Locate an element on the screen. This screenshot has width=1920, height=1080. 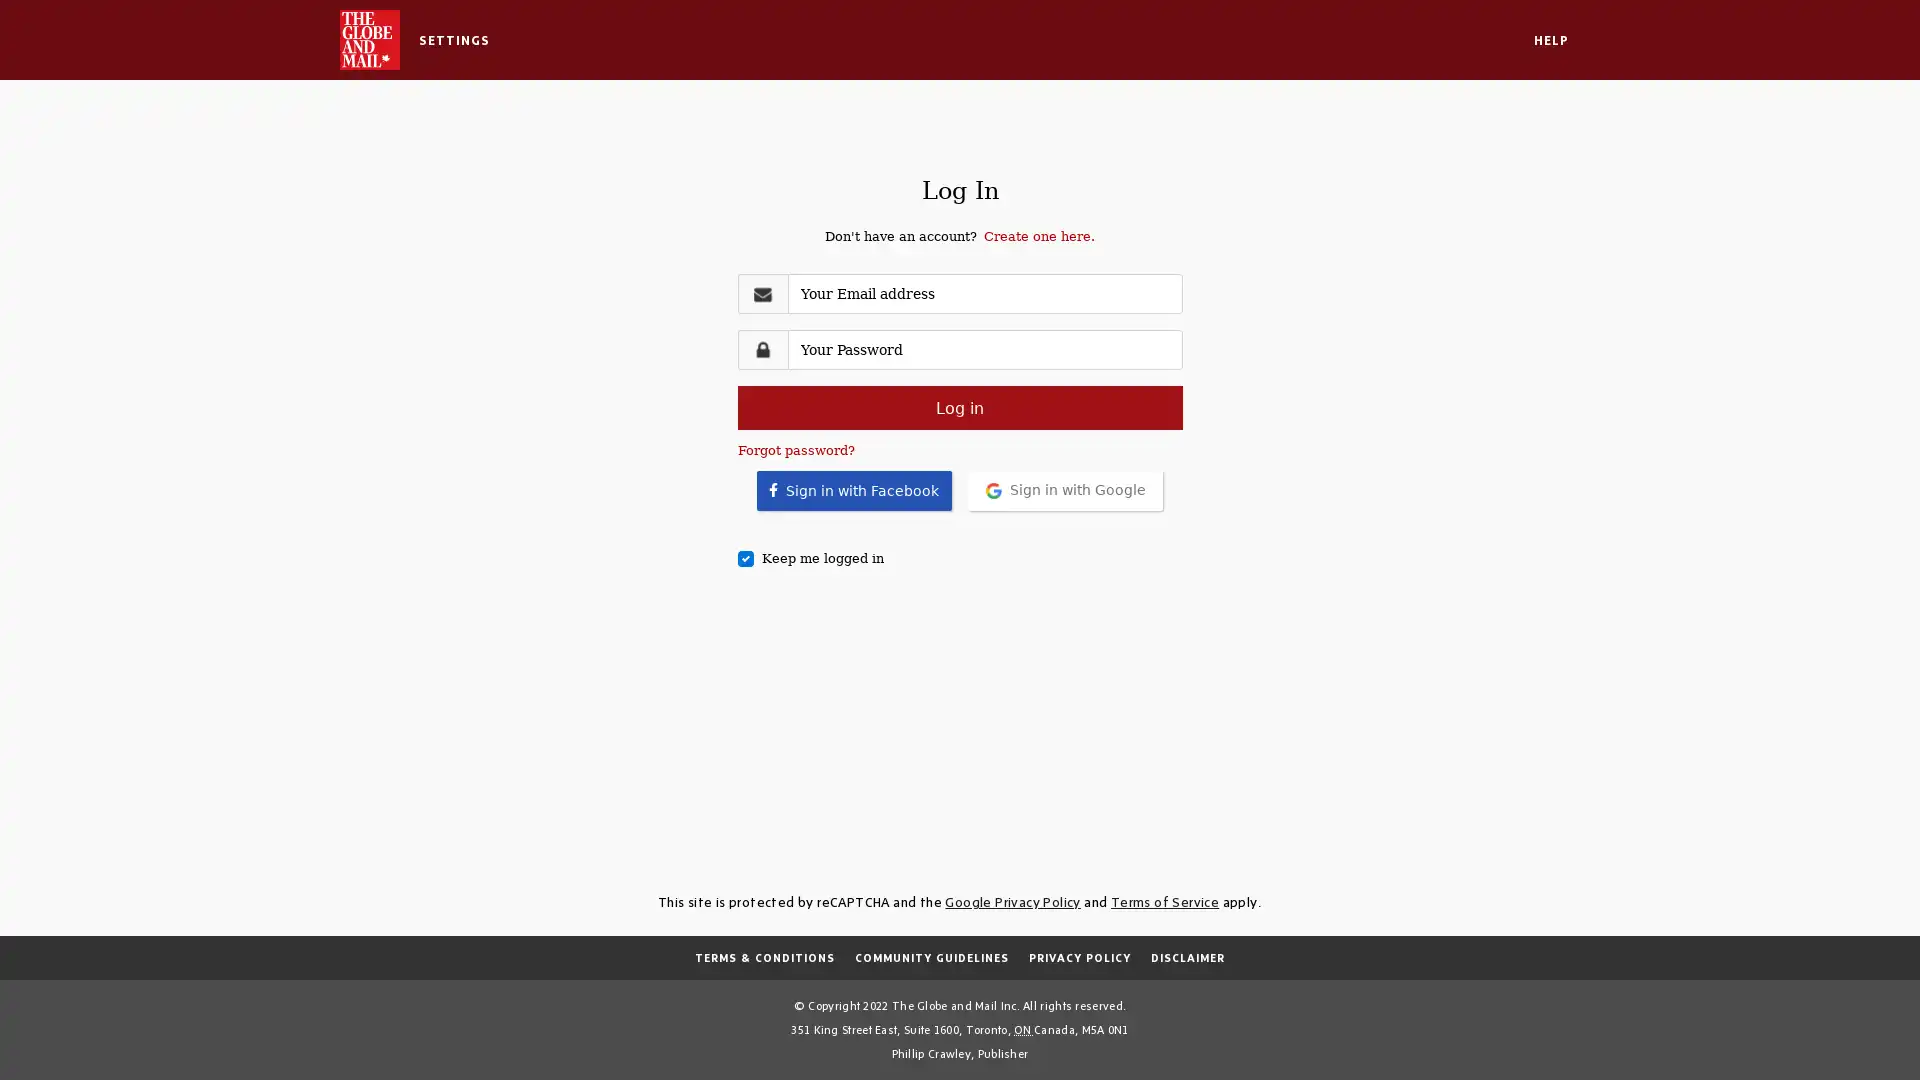
Log in is located at coordinates (958, 406).